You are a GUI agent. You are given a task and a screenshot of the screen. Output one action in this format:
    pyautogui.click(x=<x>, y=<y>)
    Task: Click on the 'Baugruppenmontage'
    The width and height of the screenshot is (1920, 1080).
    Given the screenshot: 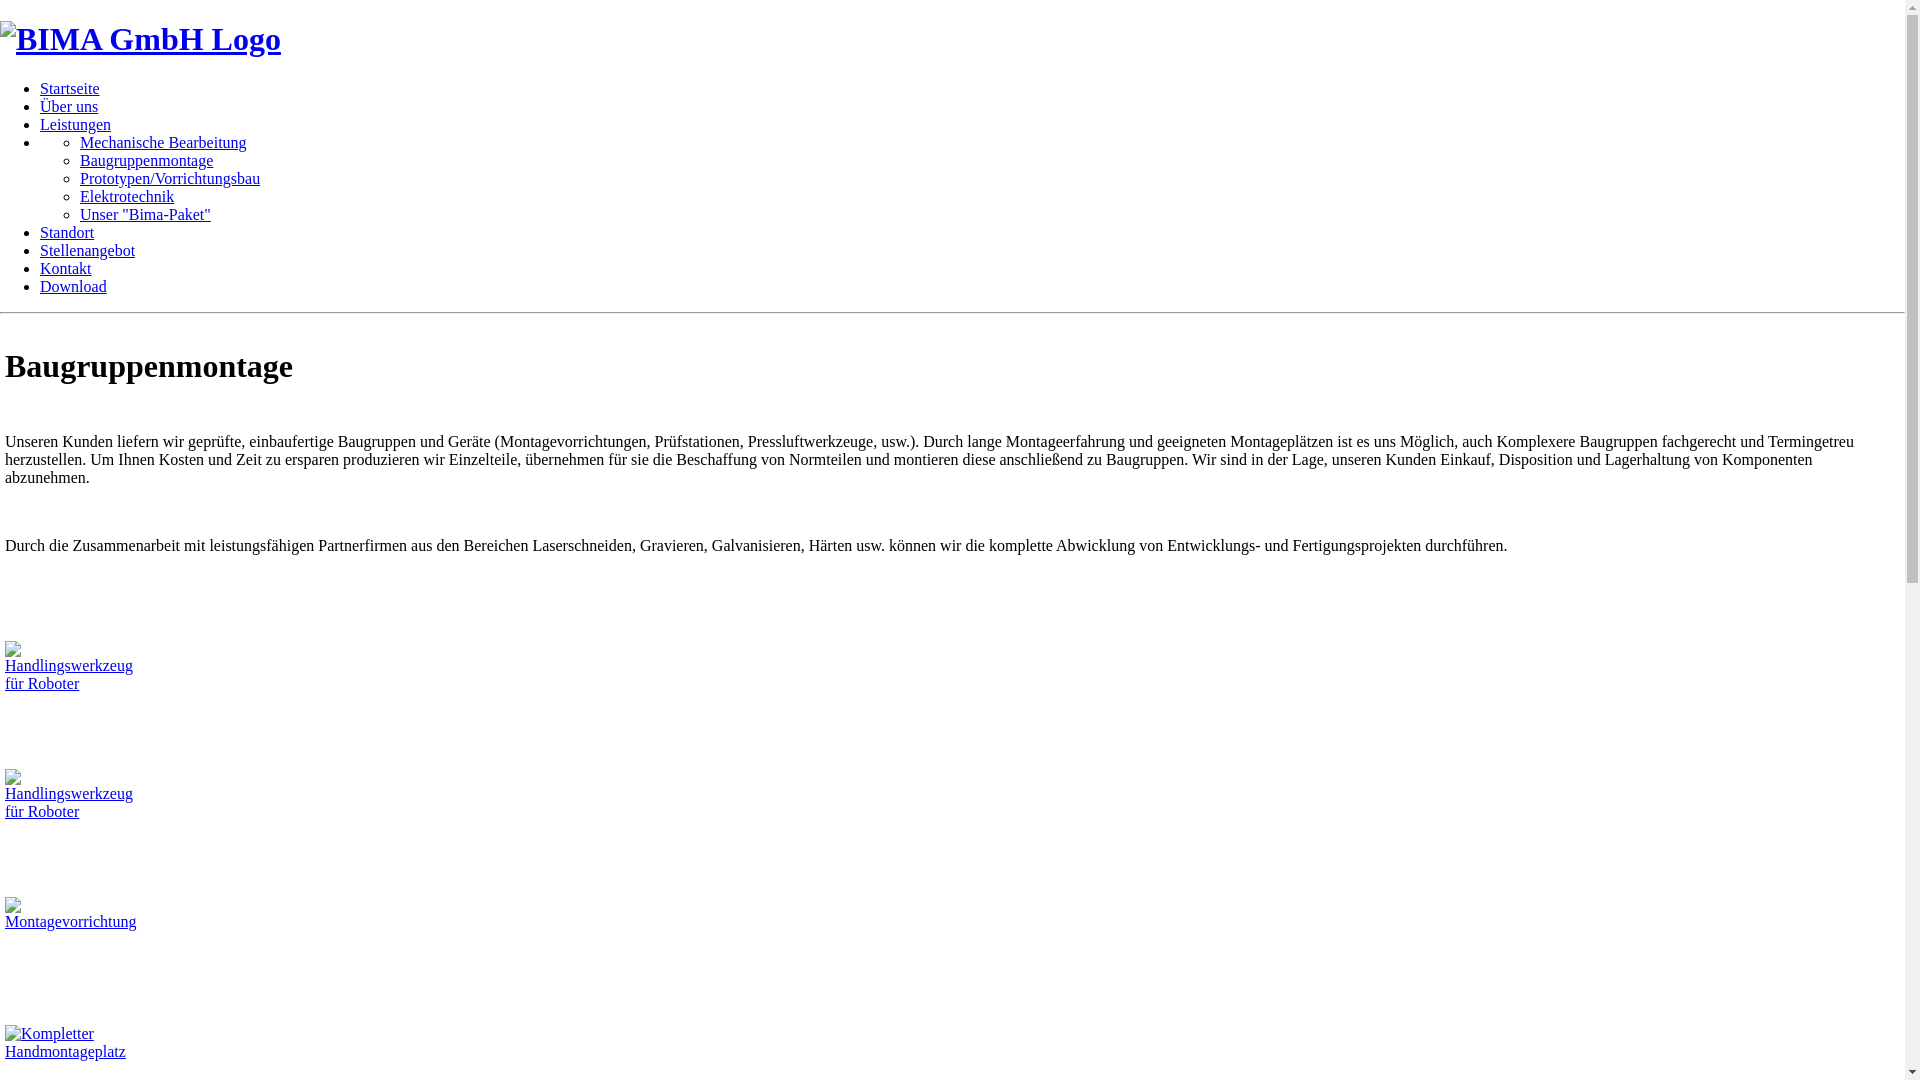 What is the action you would take?
    pyautogui.click(x=145, y=159)
    